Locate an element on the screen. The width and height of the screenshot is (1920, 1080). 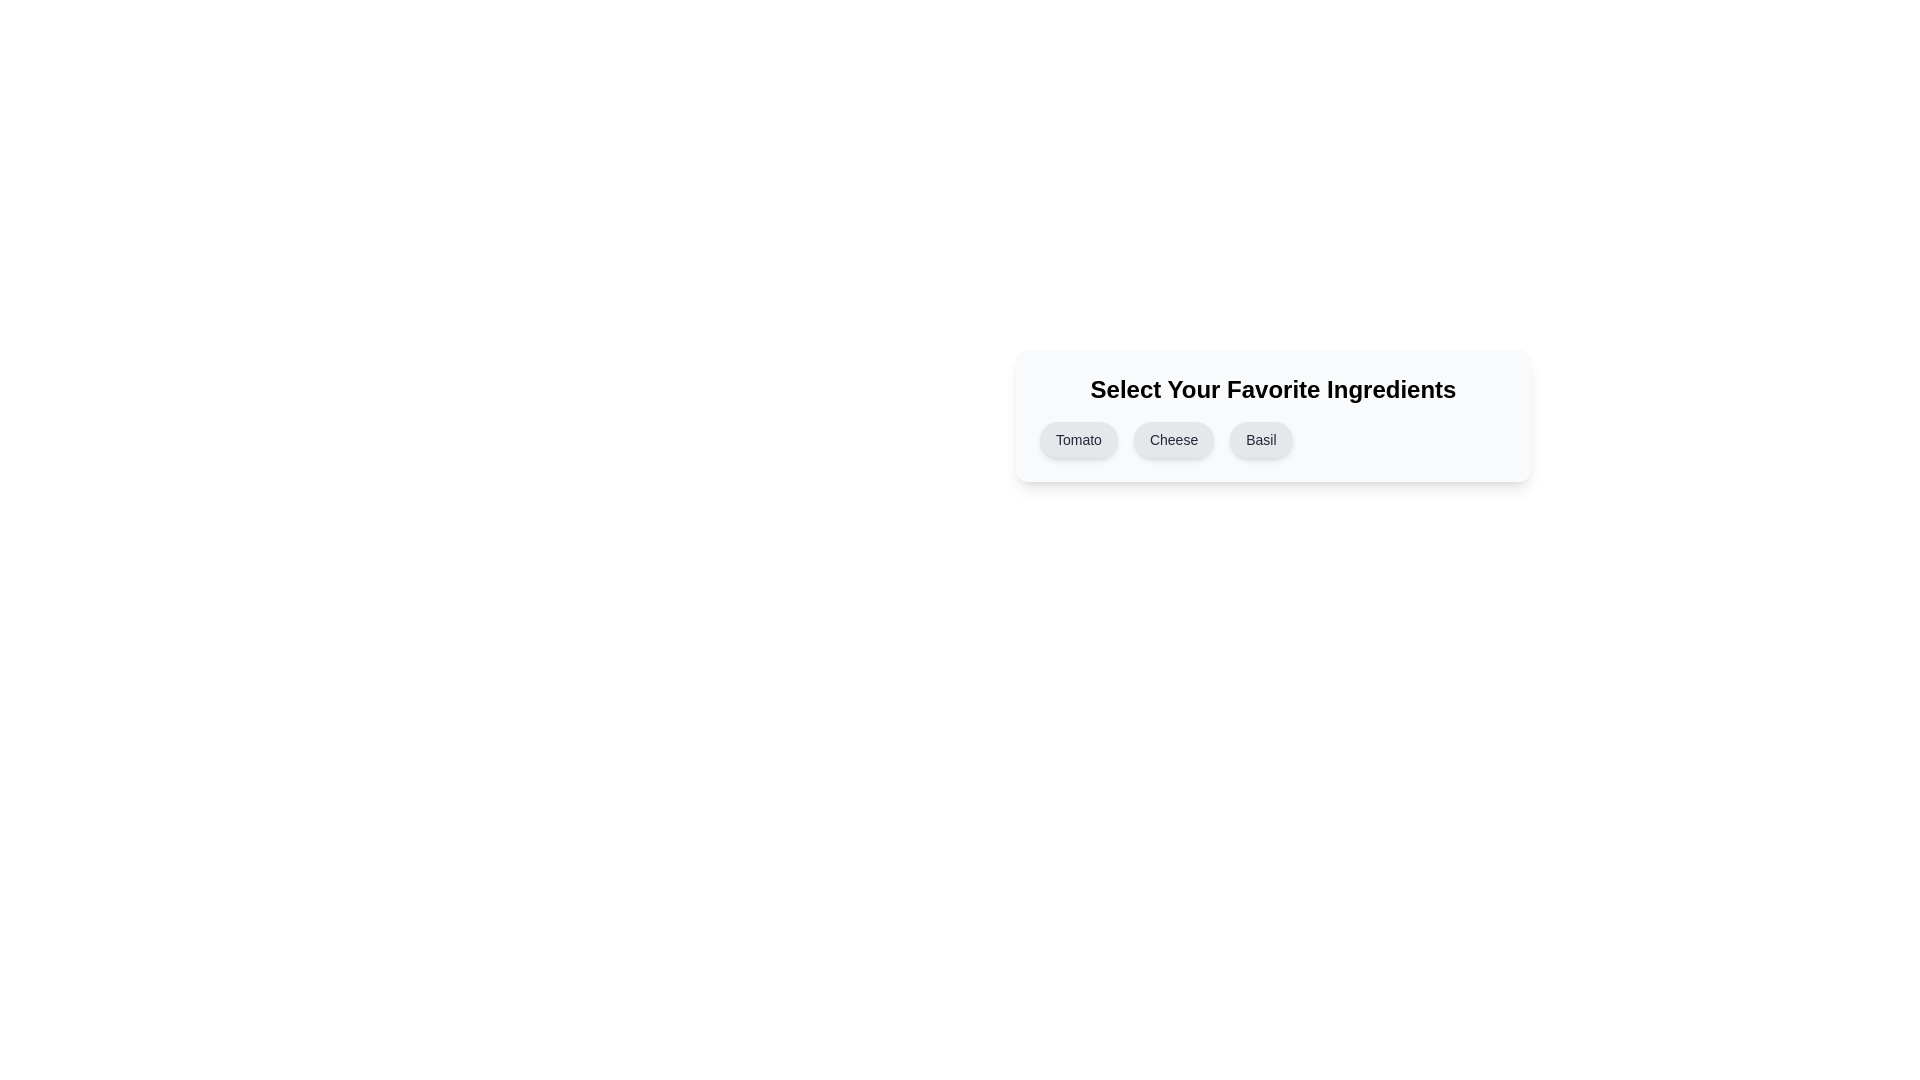
the button corresponding to the ingredient Cheese is located at coordinates (1174, 438).